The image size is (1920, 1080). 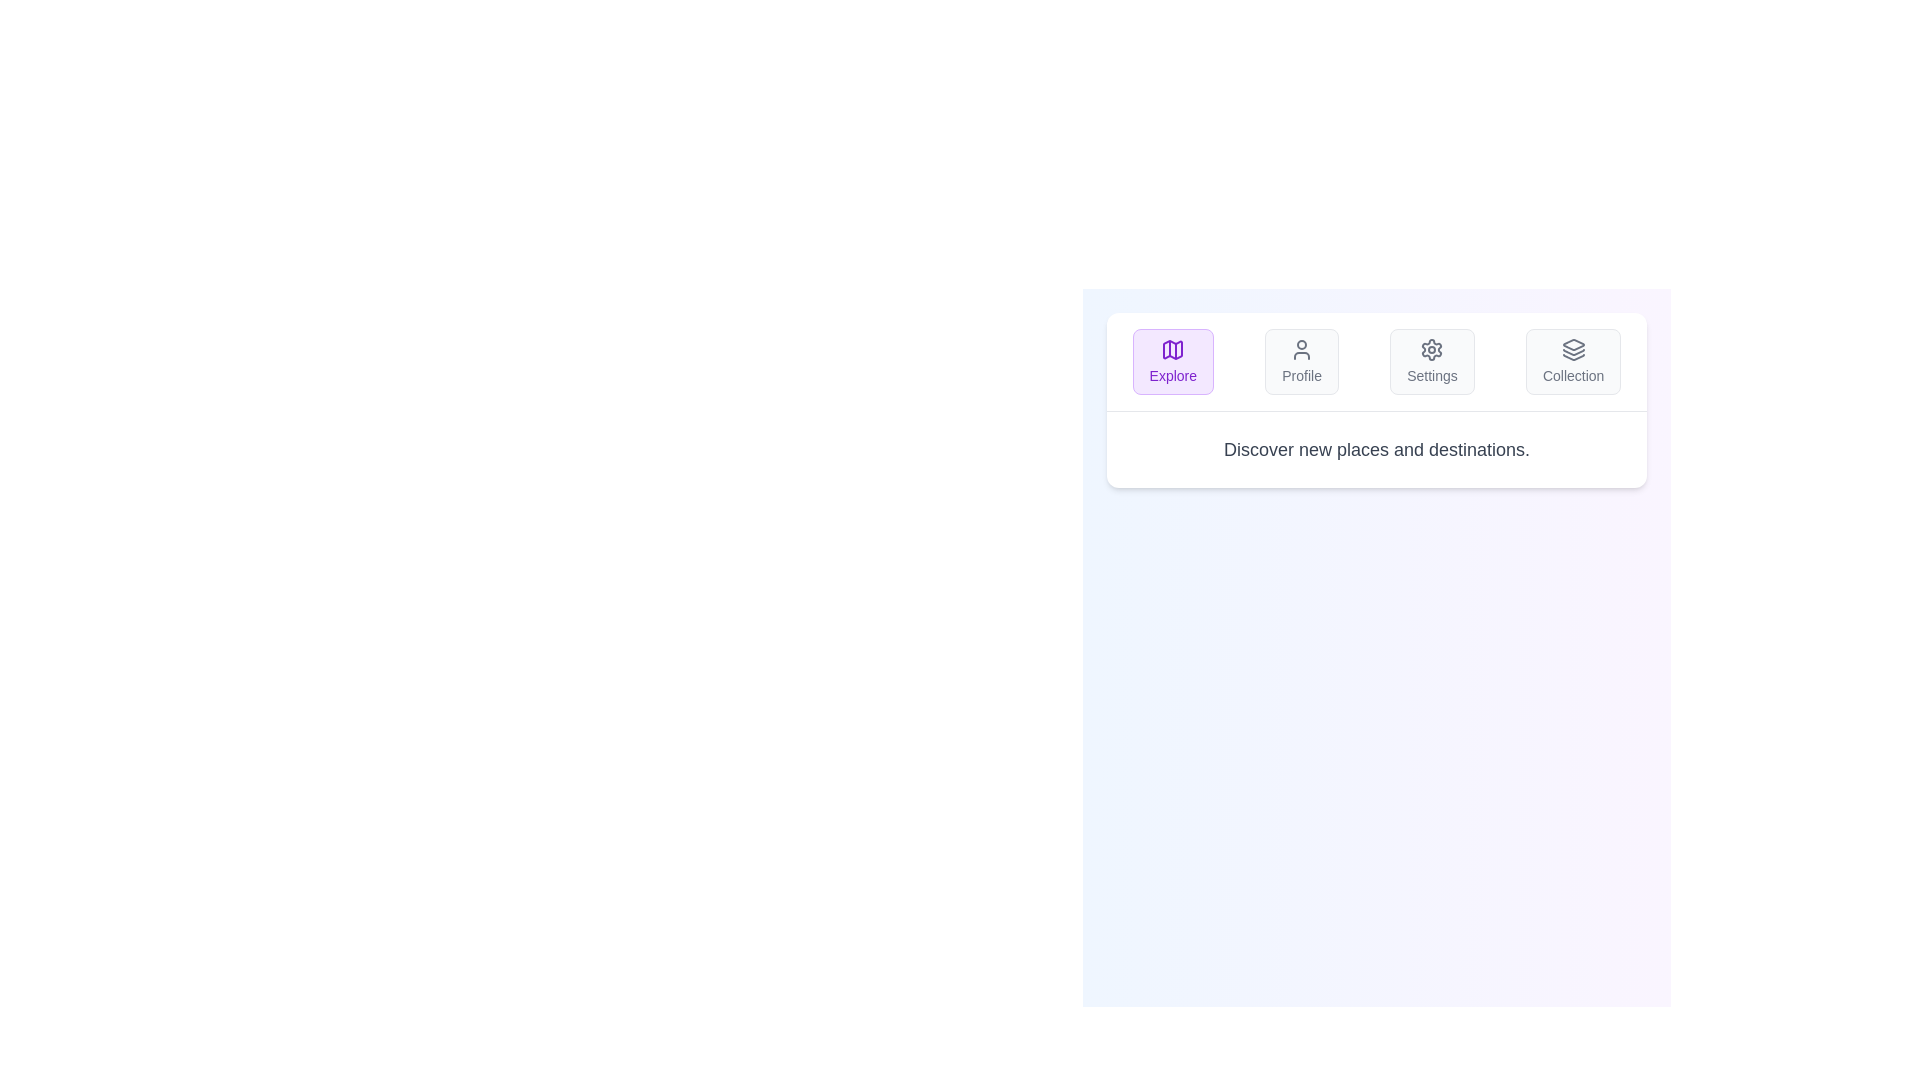 What do you see at coordinates (1173, 349) in the screenshot?
I see `the map icon, which is part of the 'Explore' button located at the top-left of the navigation panel, outlined in purple and resembling a folded map` at bounding box center [1173, 349].